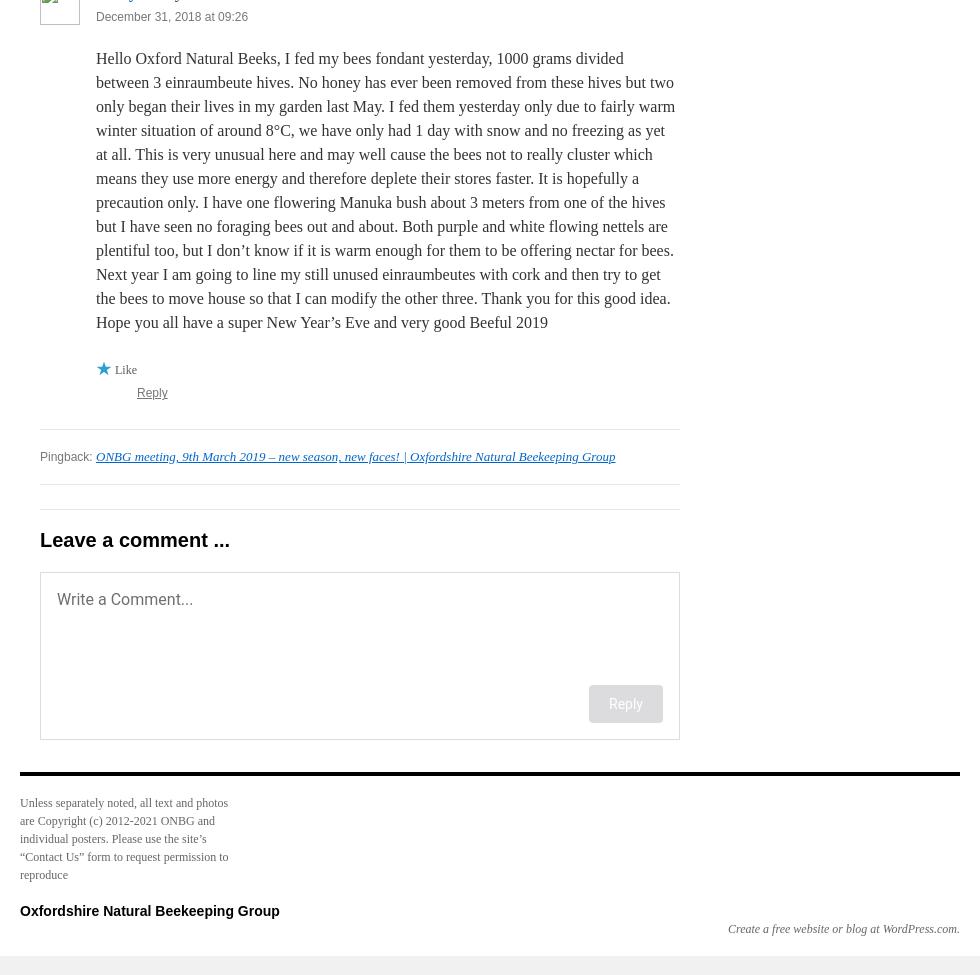 This screenshot has width=980, height=975. What do you see at coordinates (171, 16) in the screenshot?
I see `'December 31, 2018 at 09:26'` at bounding box center [171, 16].